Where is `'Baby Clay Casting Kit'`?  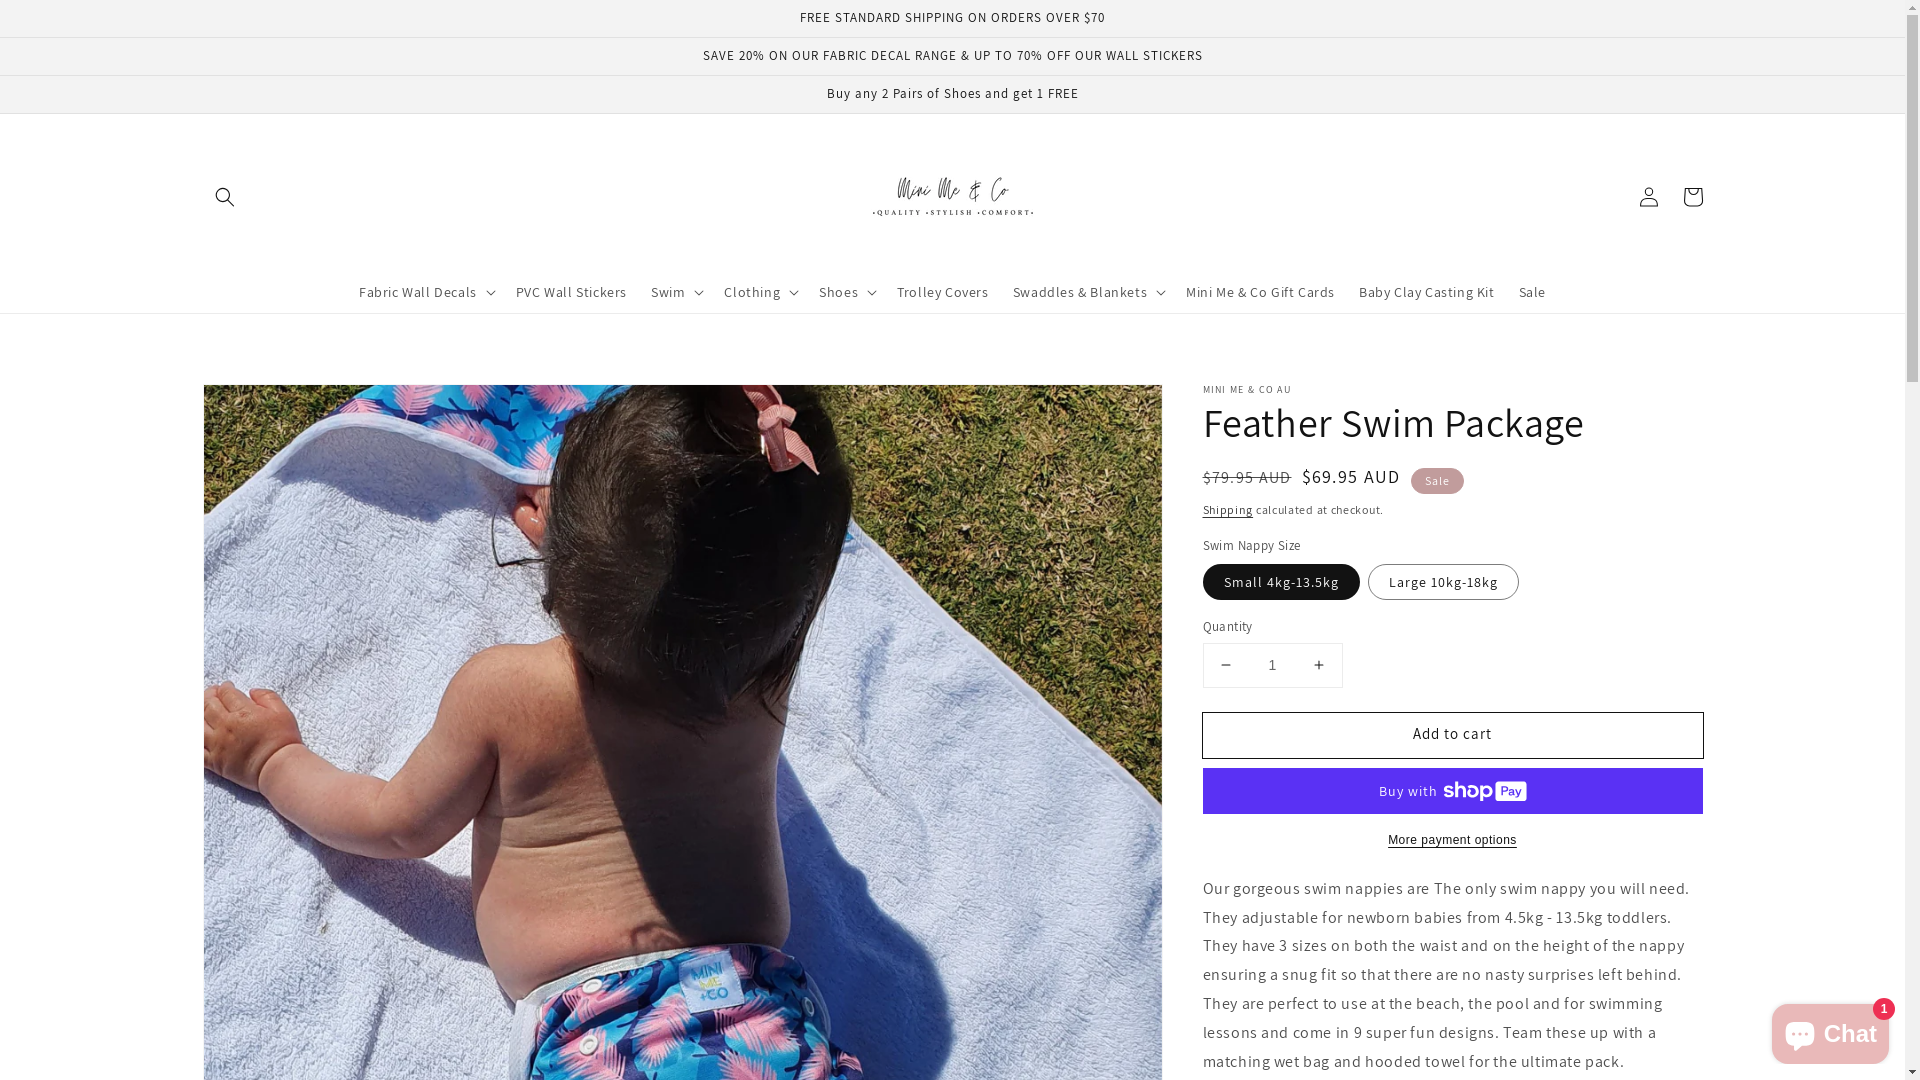 'Baby Clay Casting Kit' is located at coordinates (1425, 292).